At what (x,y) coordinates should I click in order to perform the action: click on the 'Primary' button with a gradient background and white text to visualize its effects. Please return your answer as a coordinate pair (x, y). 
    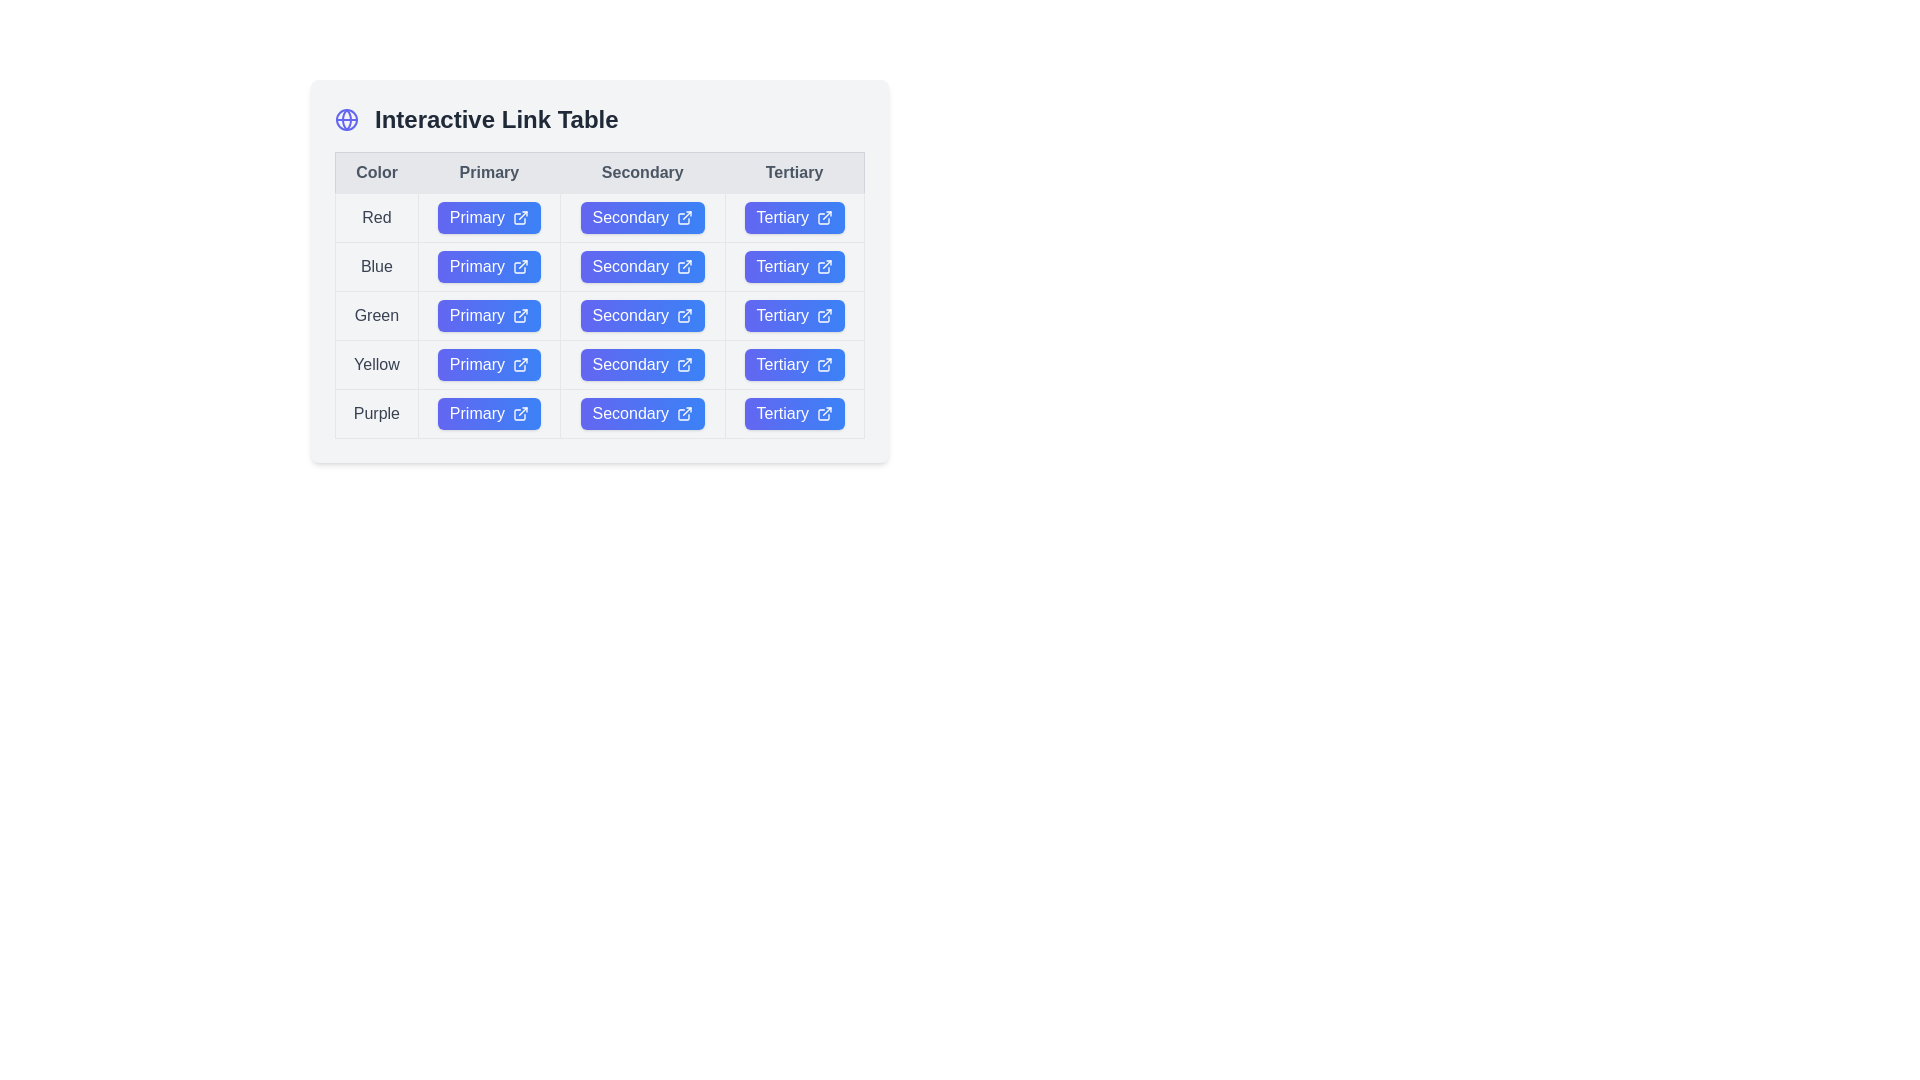
    Looking at the image, I should click on (489, 365).